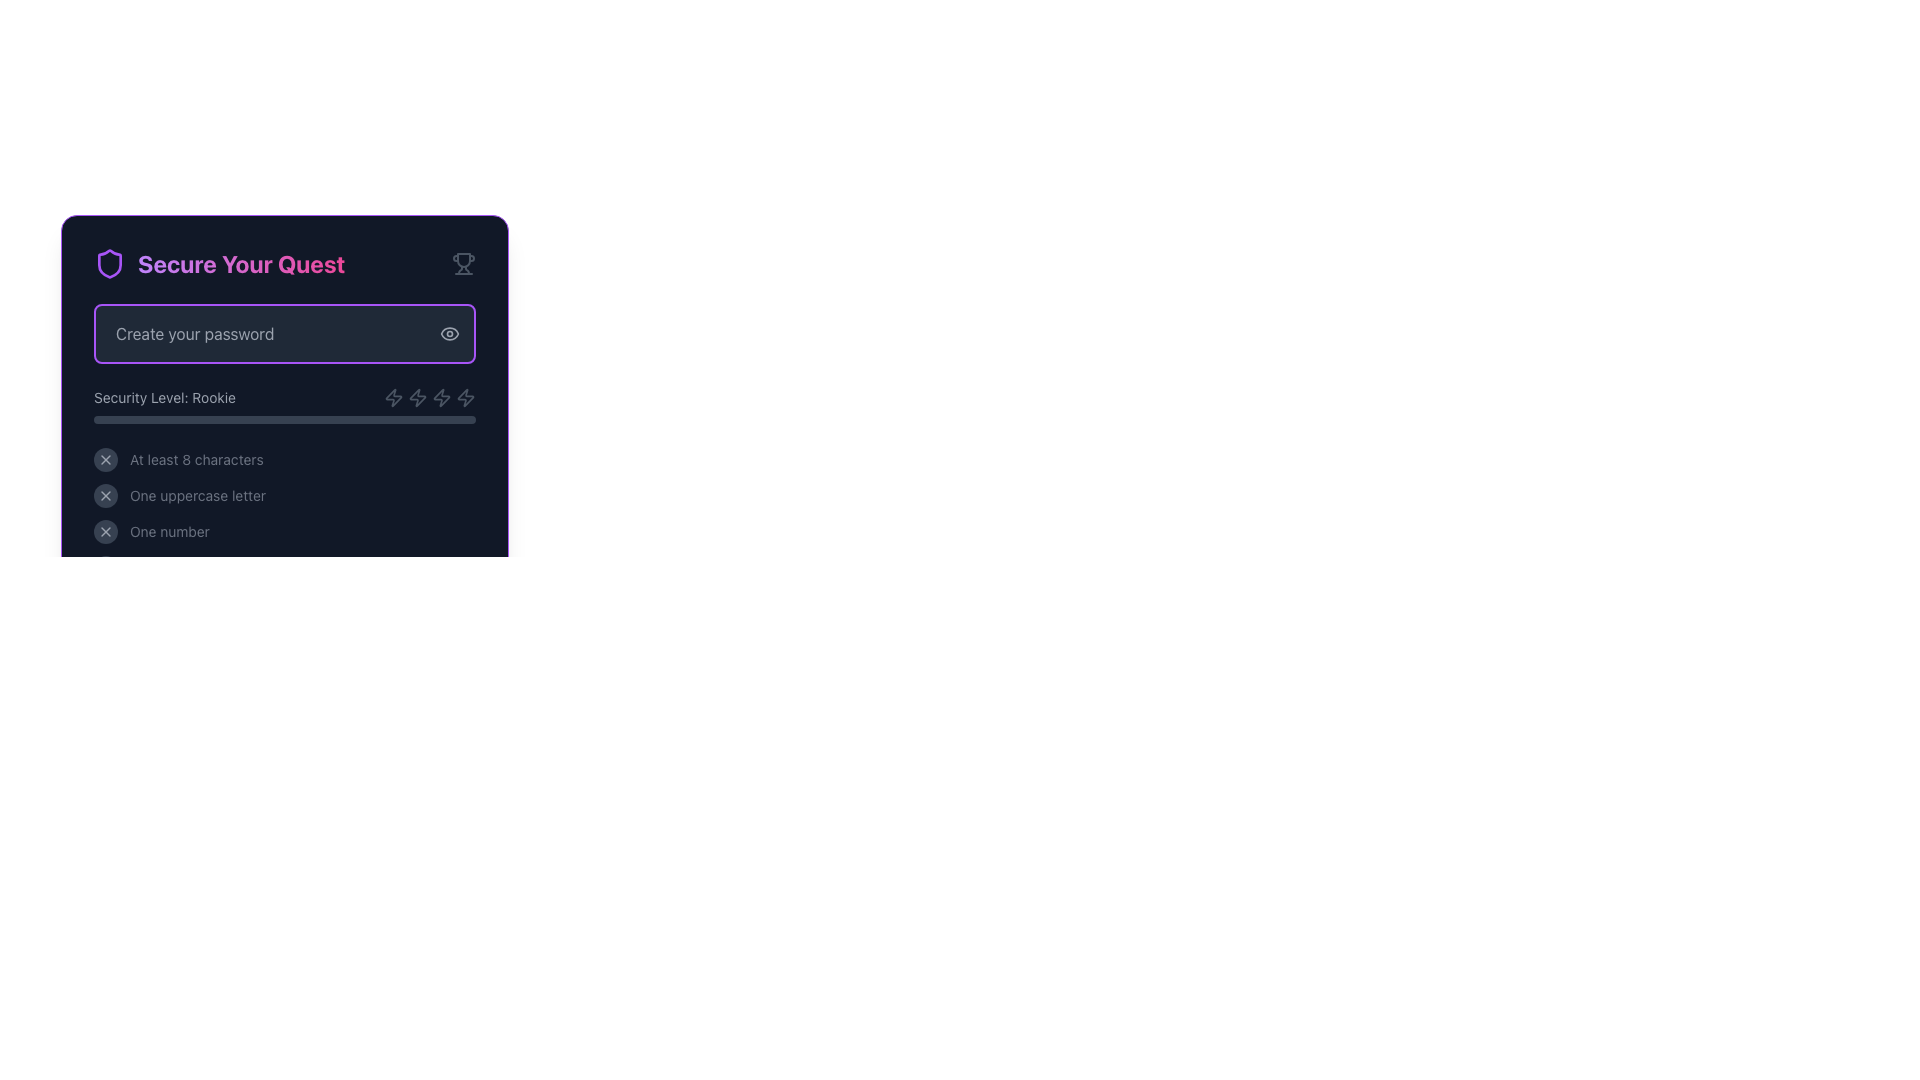 The height and width of the screenshot is (1080, 1920). What do you see at coordinates (104, 531) in the screenshot?
I see `the feedback indicator icon embedded in the circular button located in the 'One number' criteria section of the password security validation interface` at bounding box center [104, 531].